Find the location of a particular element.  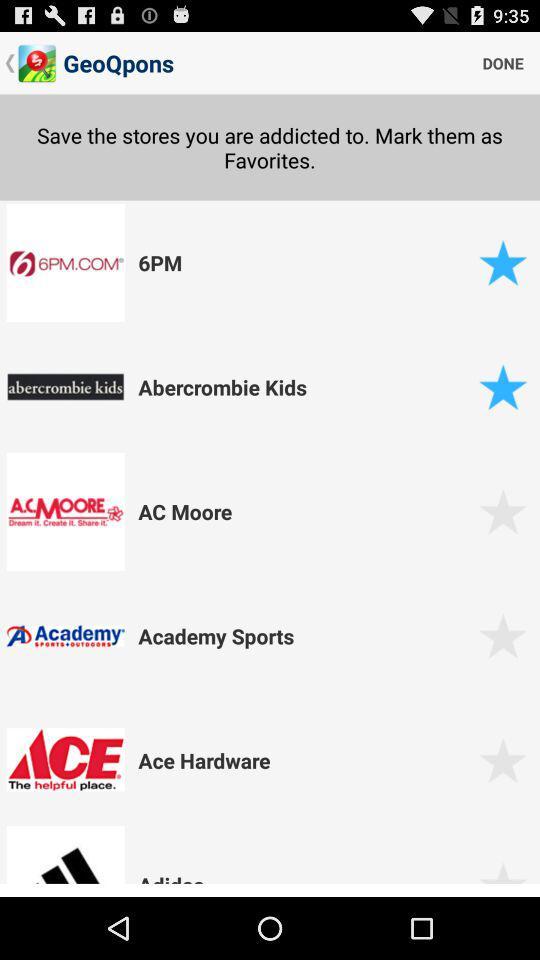

that store is located at coordinates (502, 261).